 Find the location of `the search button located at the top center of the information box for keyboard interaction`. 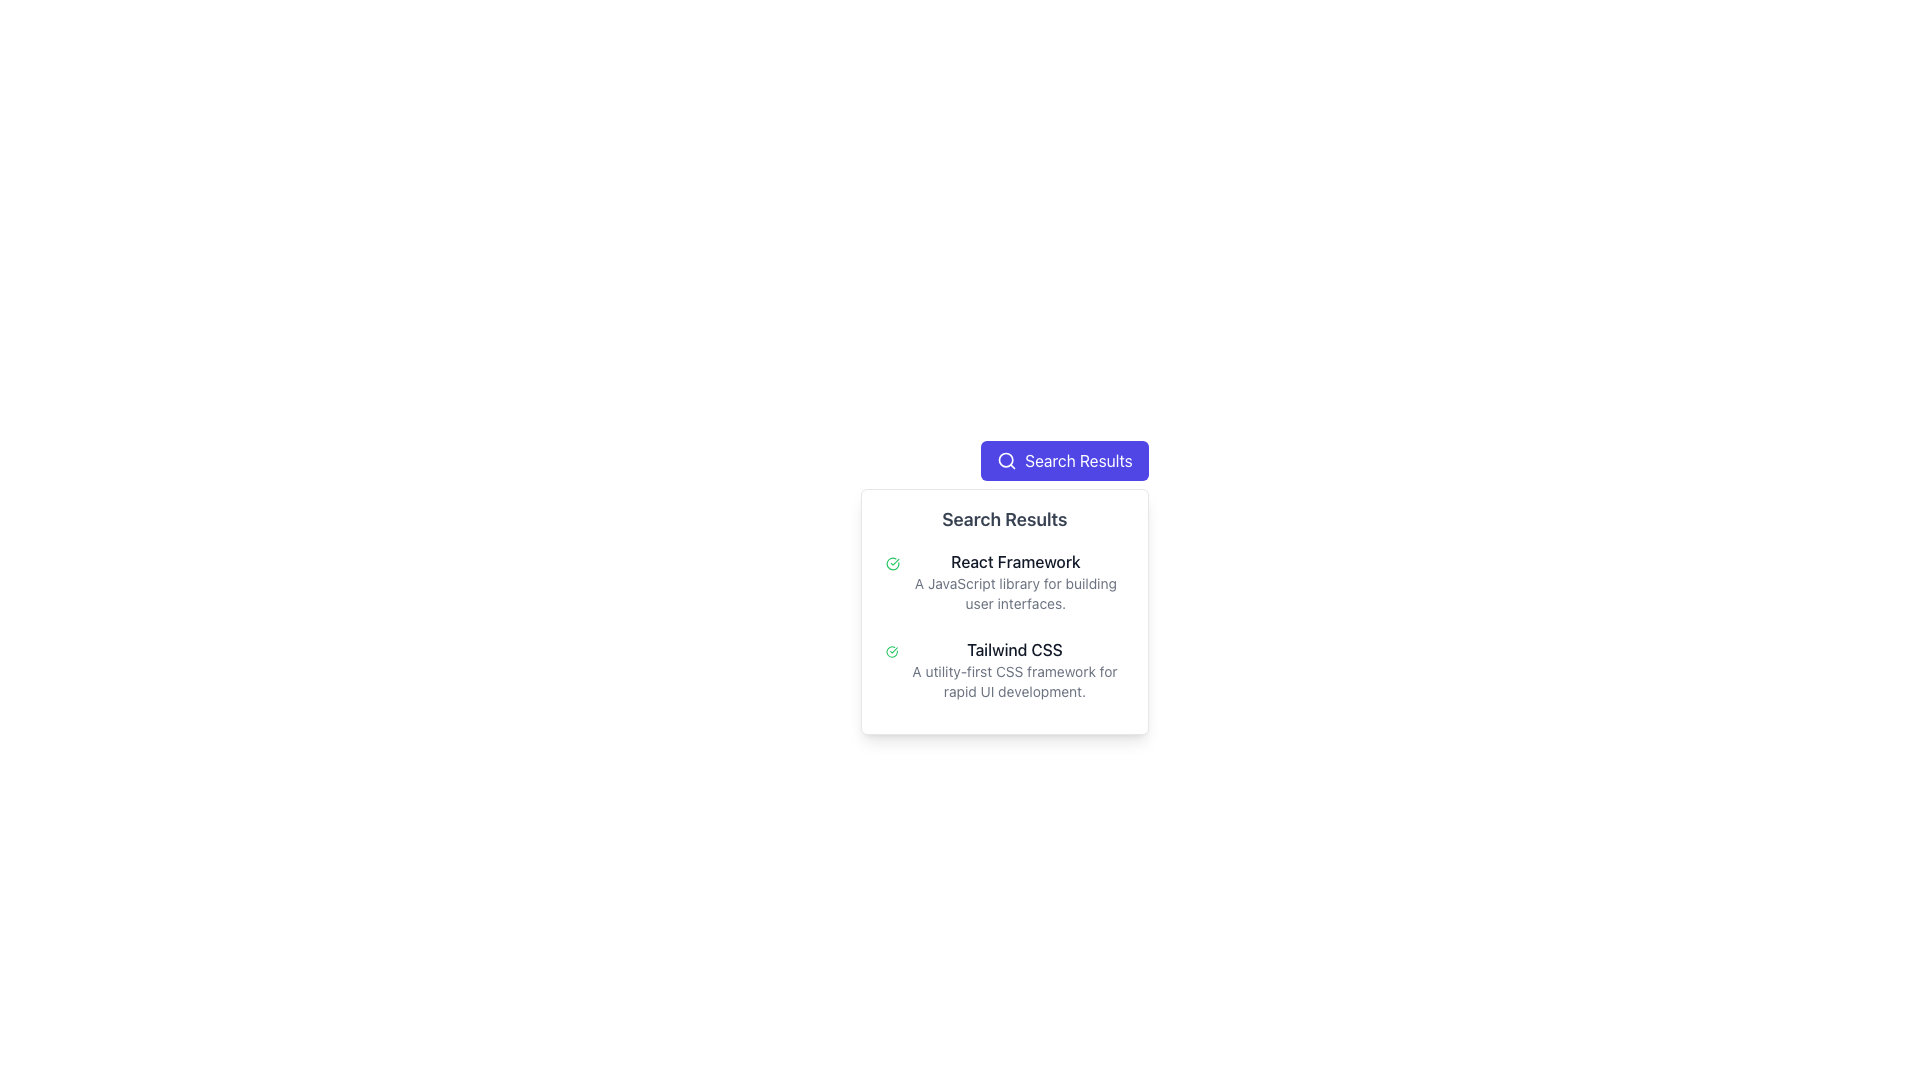

the search button located at the top center of the information box for keyboard interaction is located at coordinates (1064, 461).